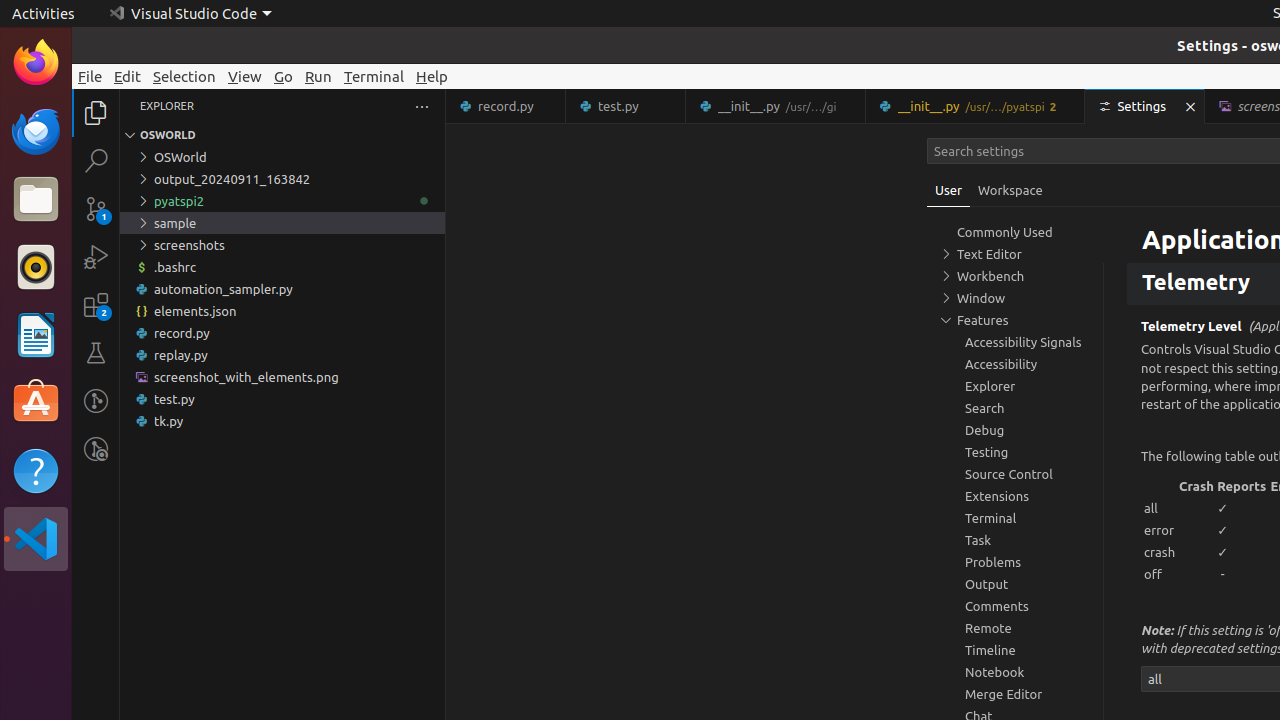 This screenshot has width=1280, height=720. What do you see at coordinates (625, 106) in the screenshot?
I see `'test.py'` at bounding box center [625, 106].